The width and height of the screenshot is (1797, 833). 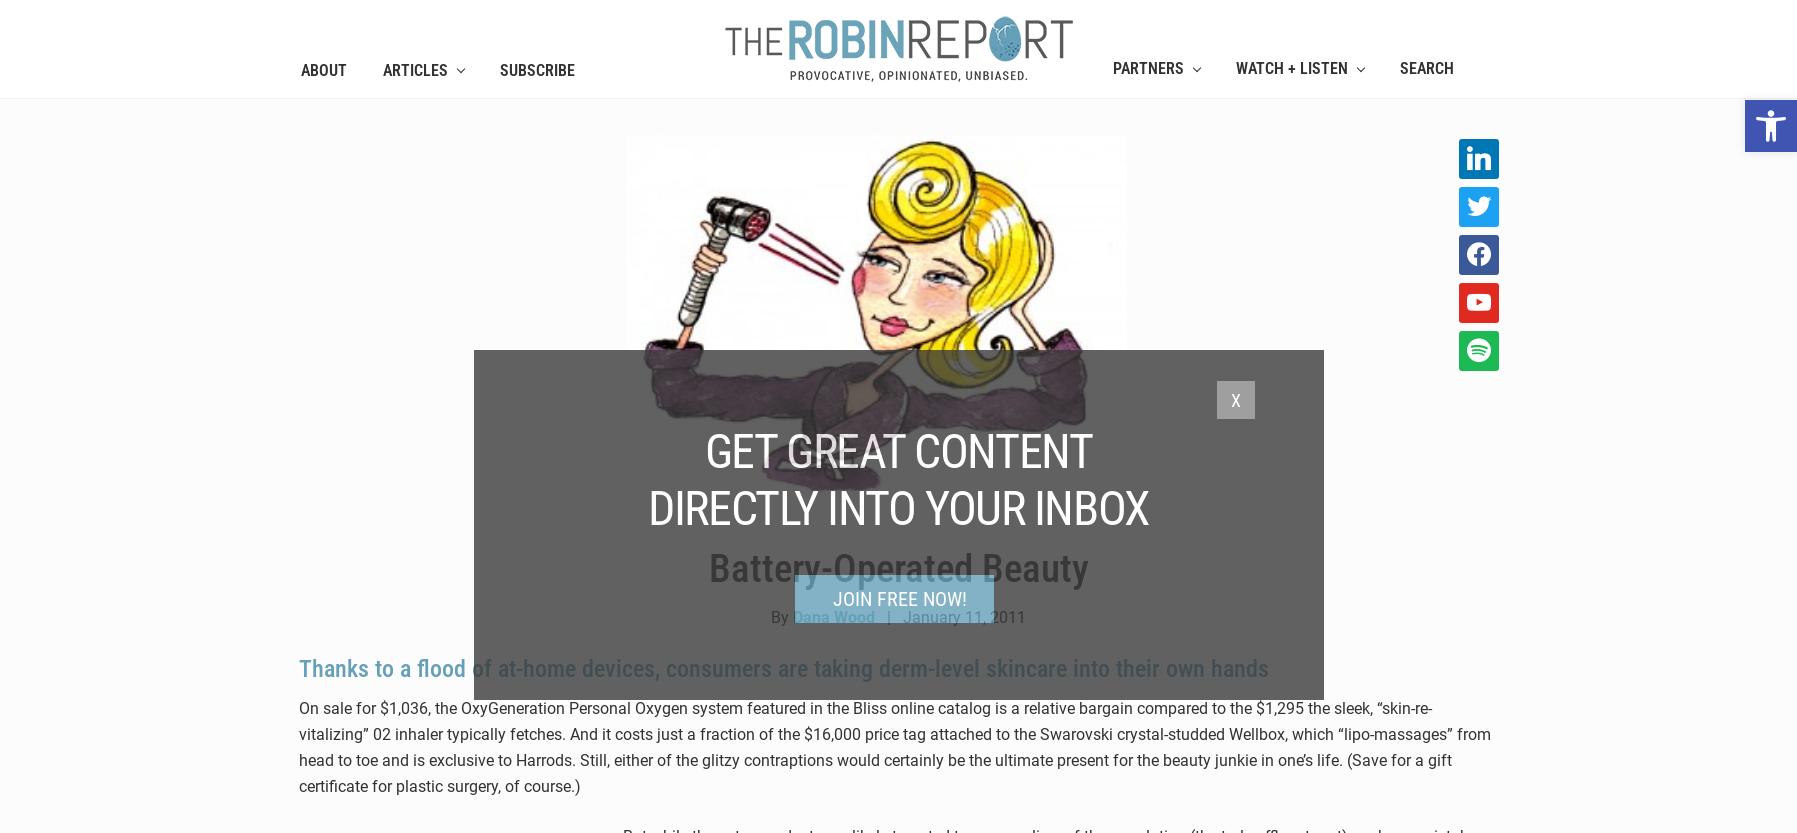 What do you see at coordinates (1425, 67) in the screenshot?
I see `'Search'` at bounding box center [1425, 67].